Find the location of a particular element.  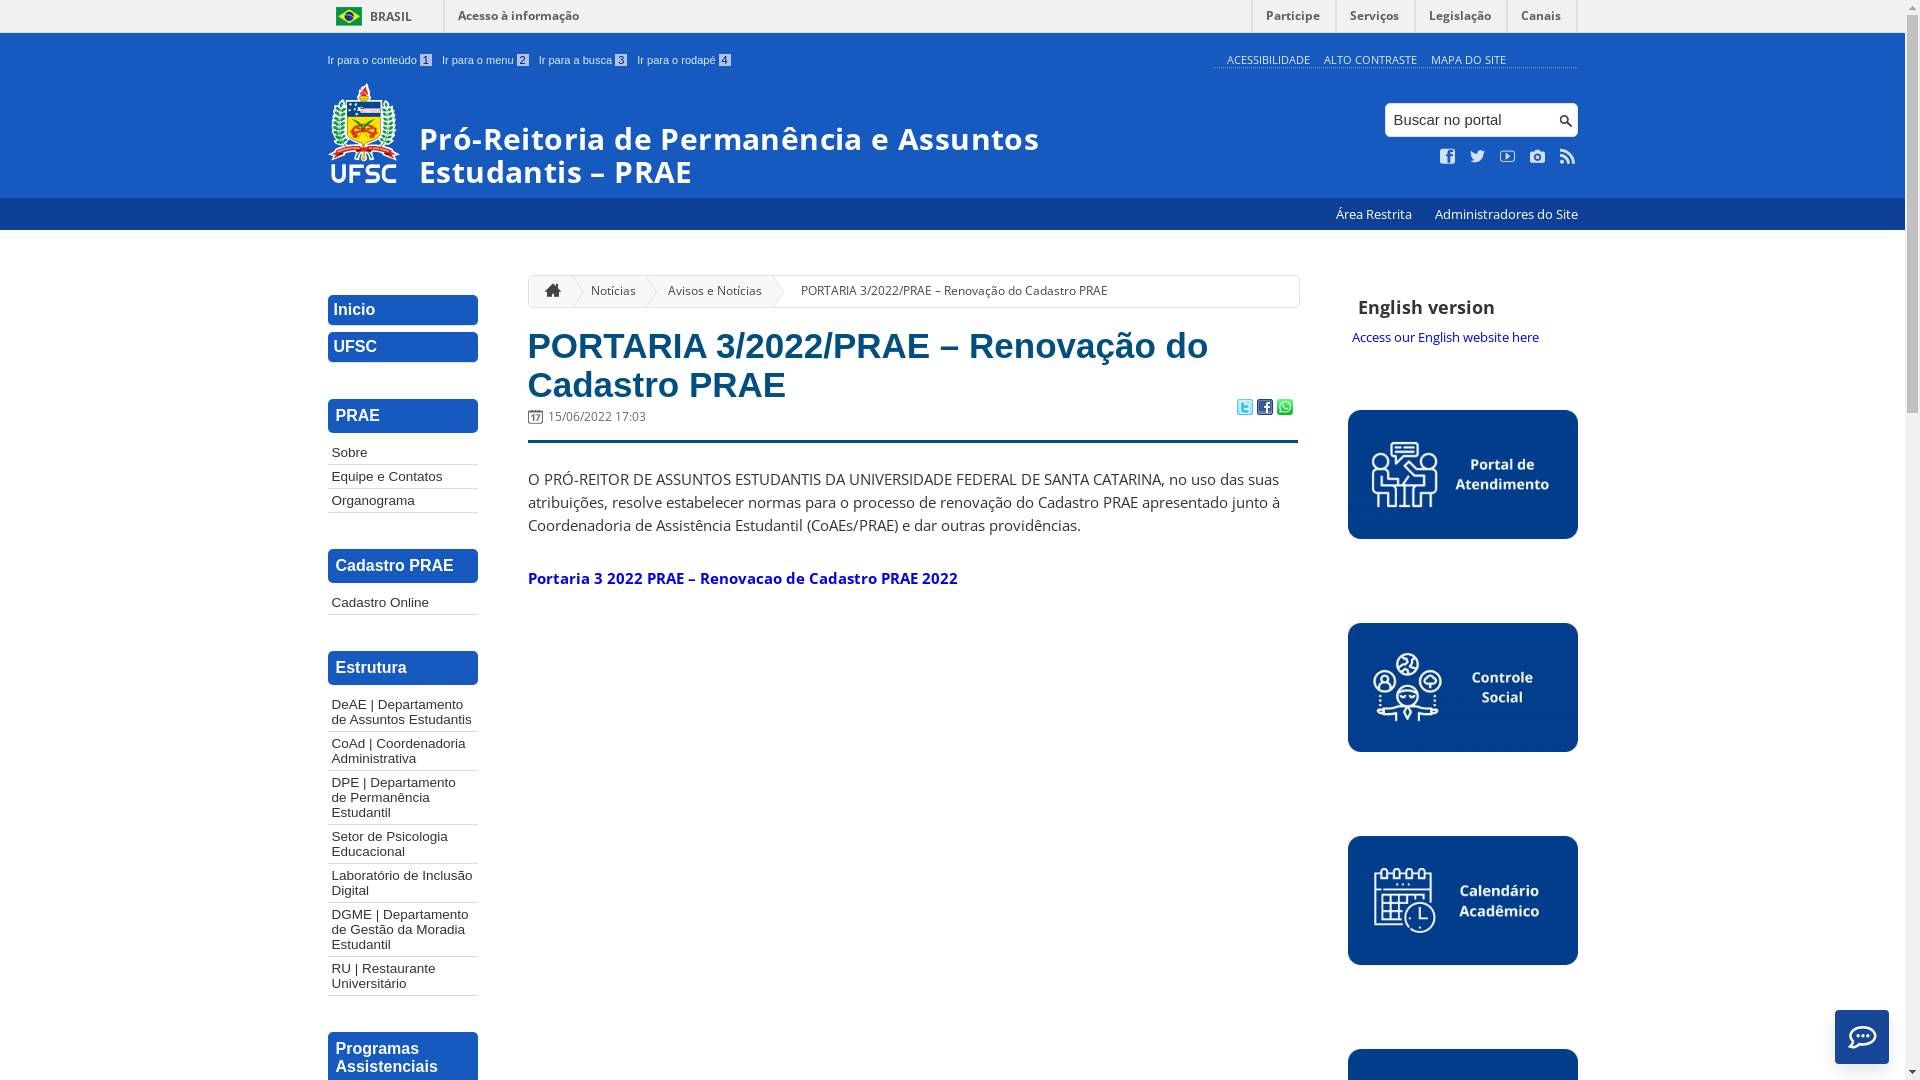

'BRASIL' is located at coordinates (370, 16).